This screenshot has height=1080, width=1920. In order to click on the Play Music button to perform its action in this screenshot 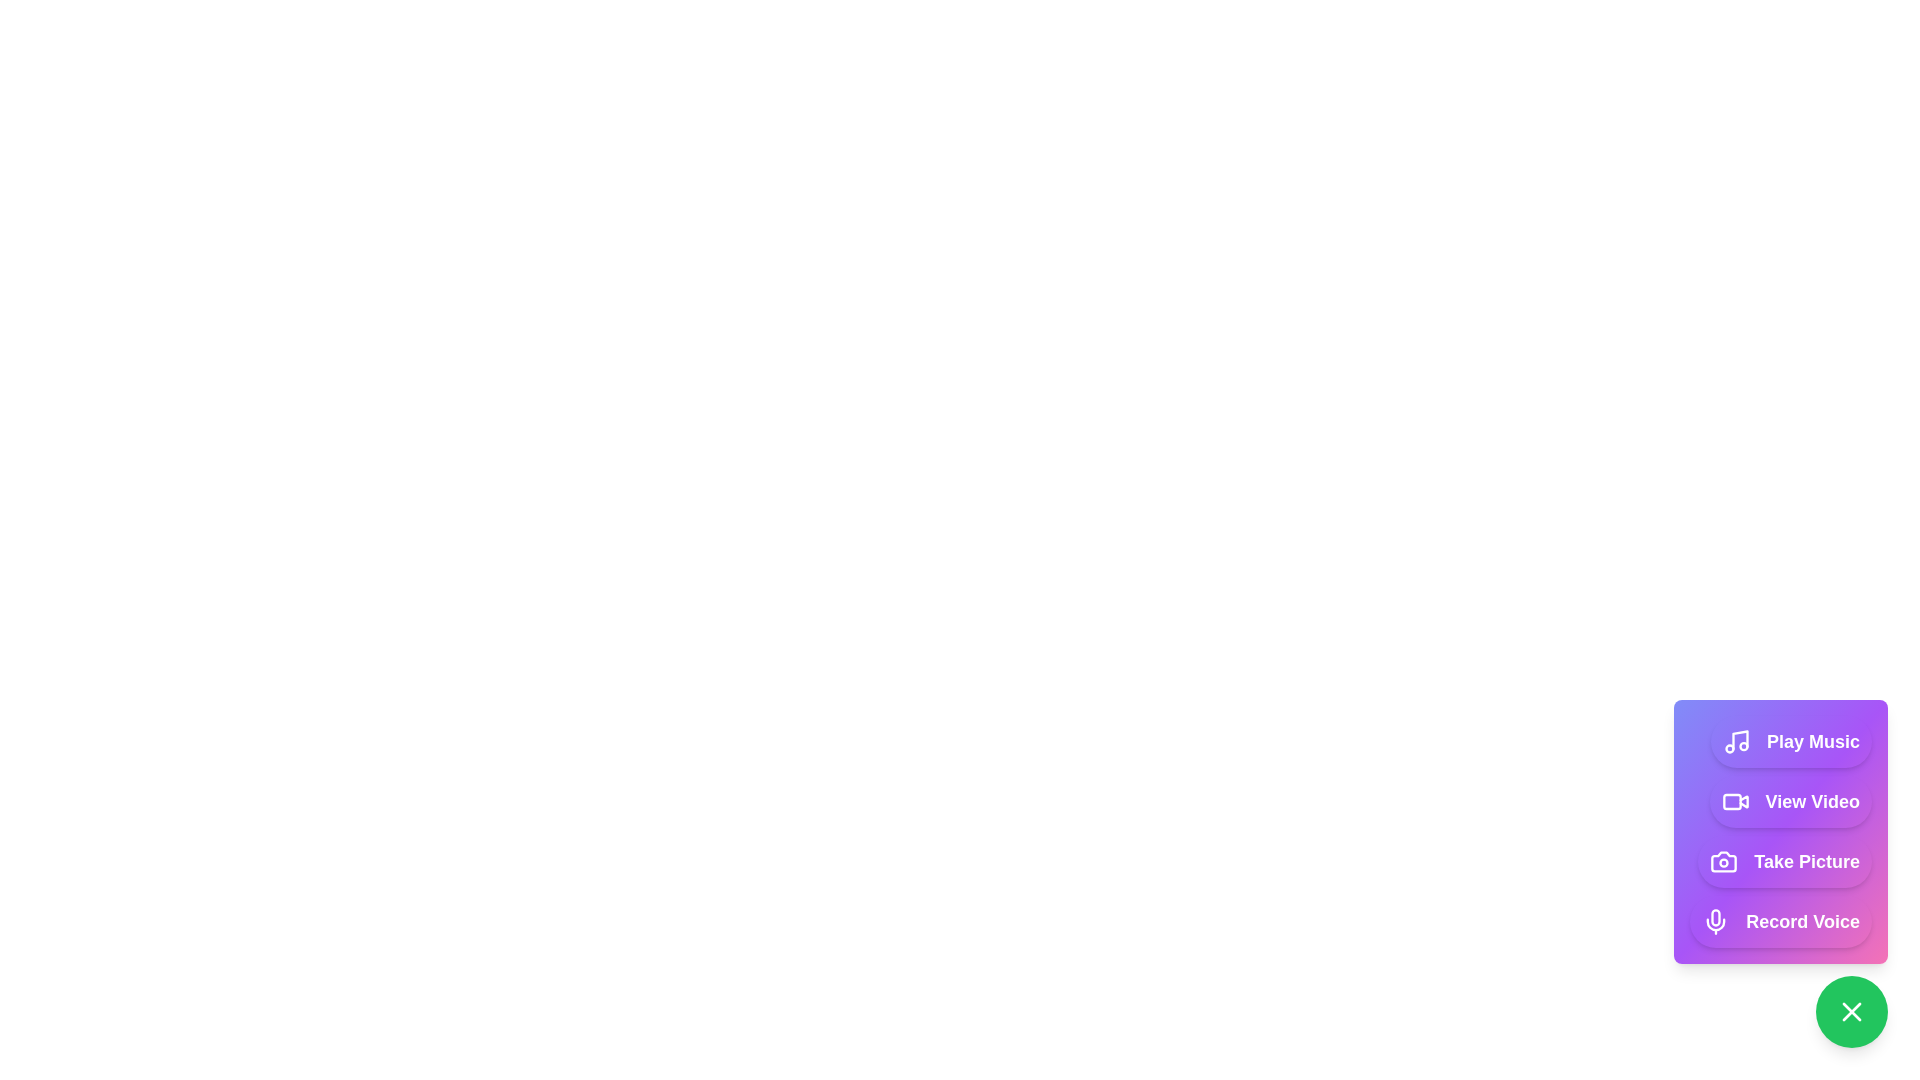, I will do `click(1791, 741)`.